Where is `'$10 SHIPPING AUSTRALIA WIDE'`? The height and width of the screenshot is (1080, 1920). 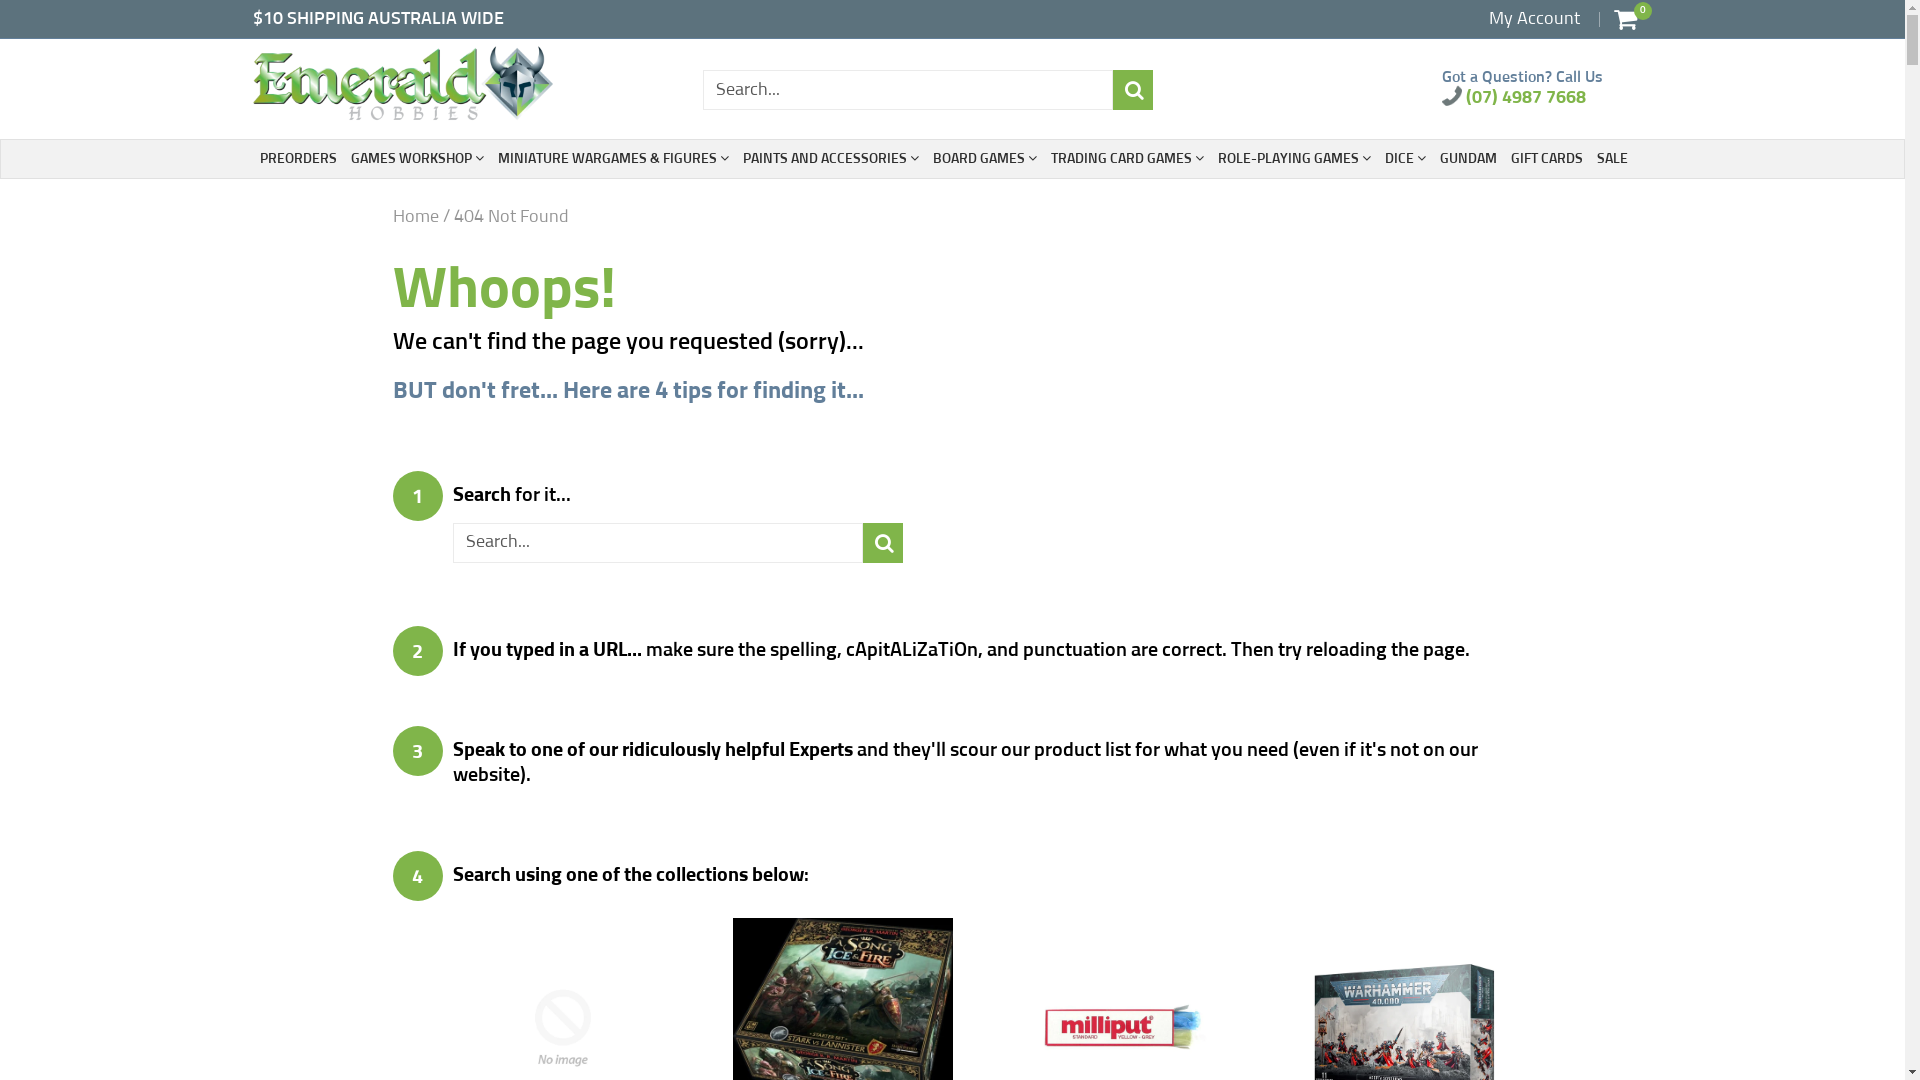
'$10 SHIPPING AUSTRALIA WIDE' is located at coordinates (377, 19).